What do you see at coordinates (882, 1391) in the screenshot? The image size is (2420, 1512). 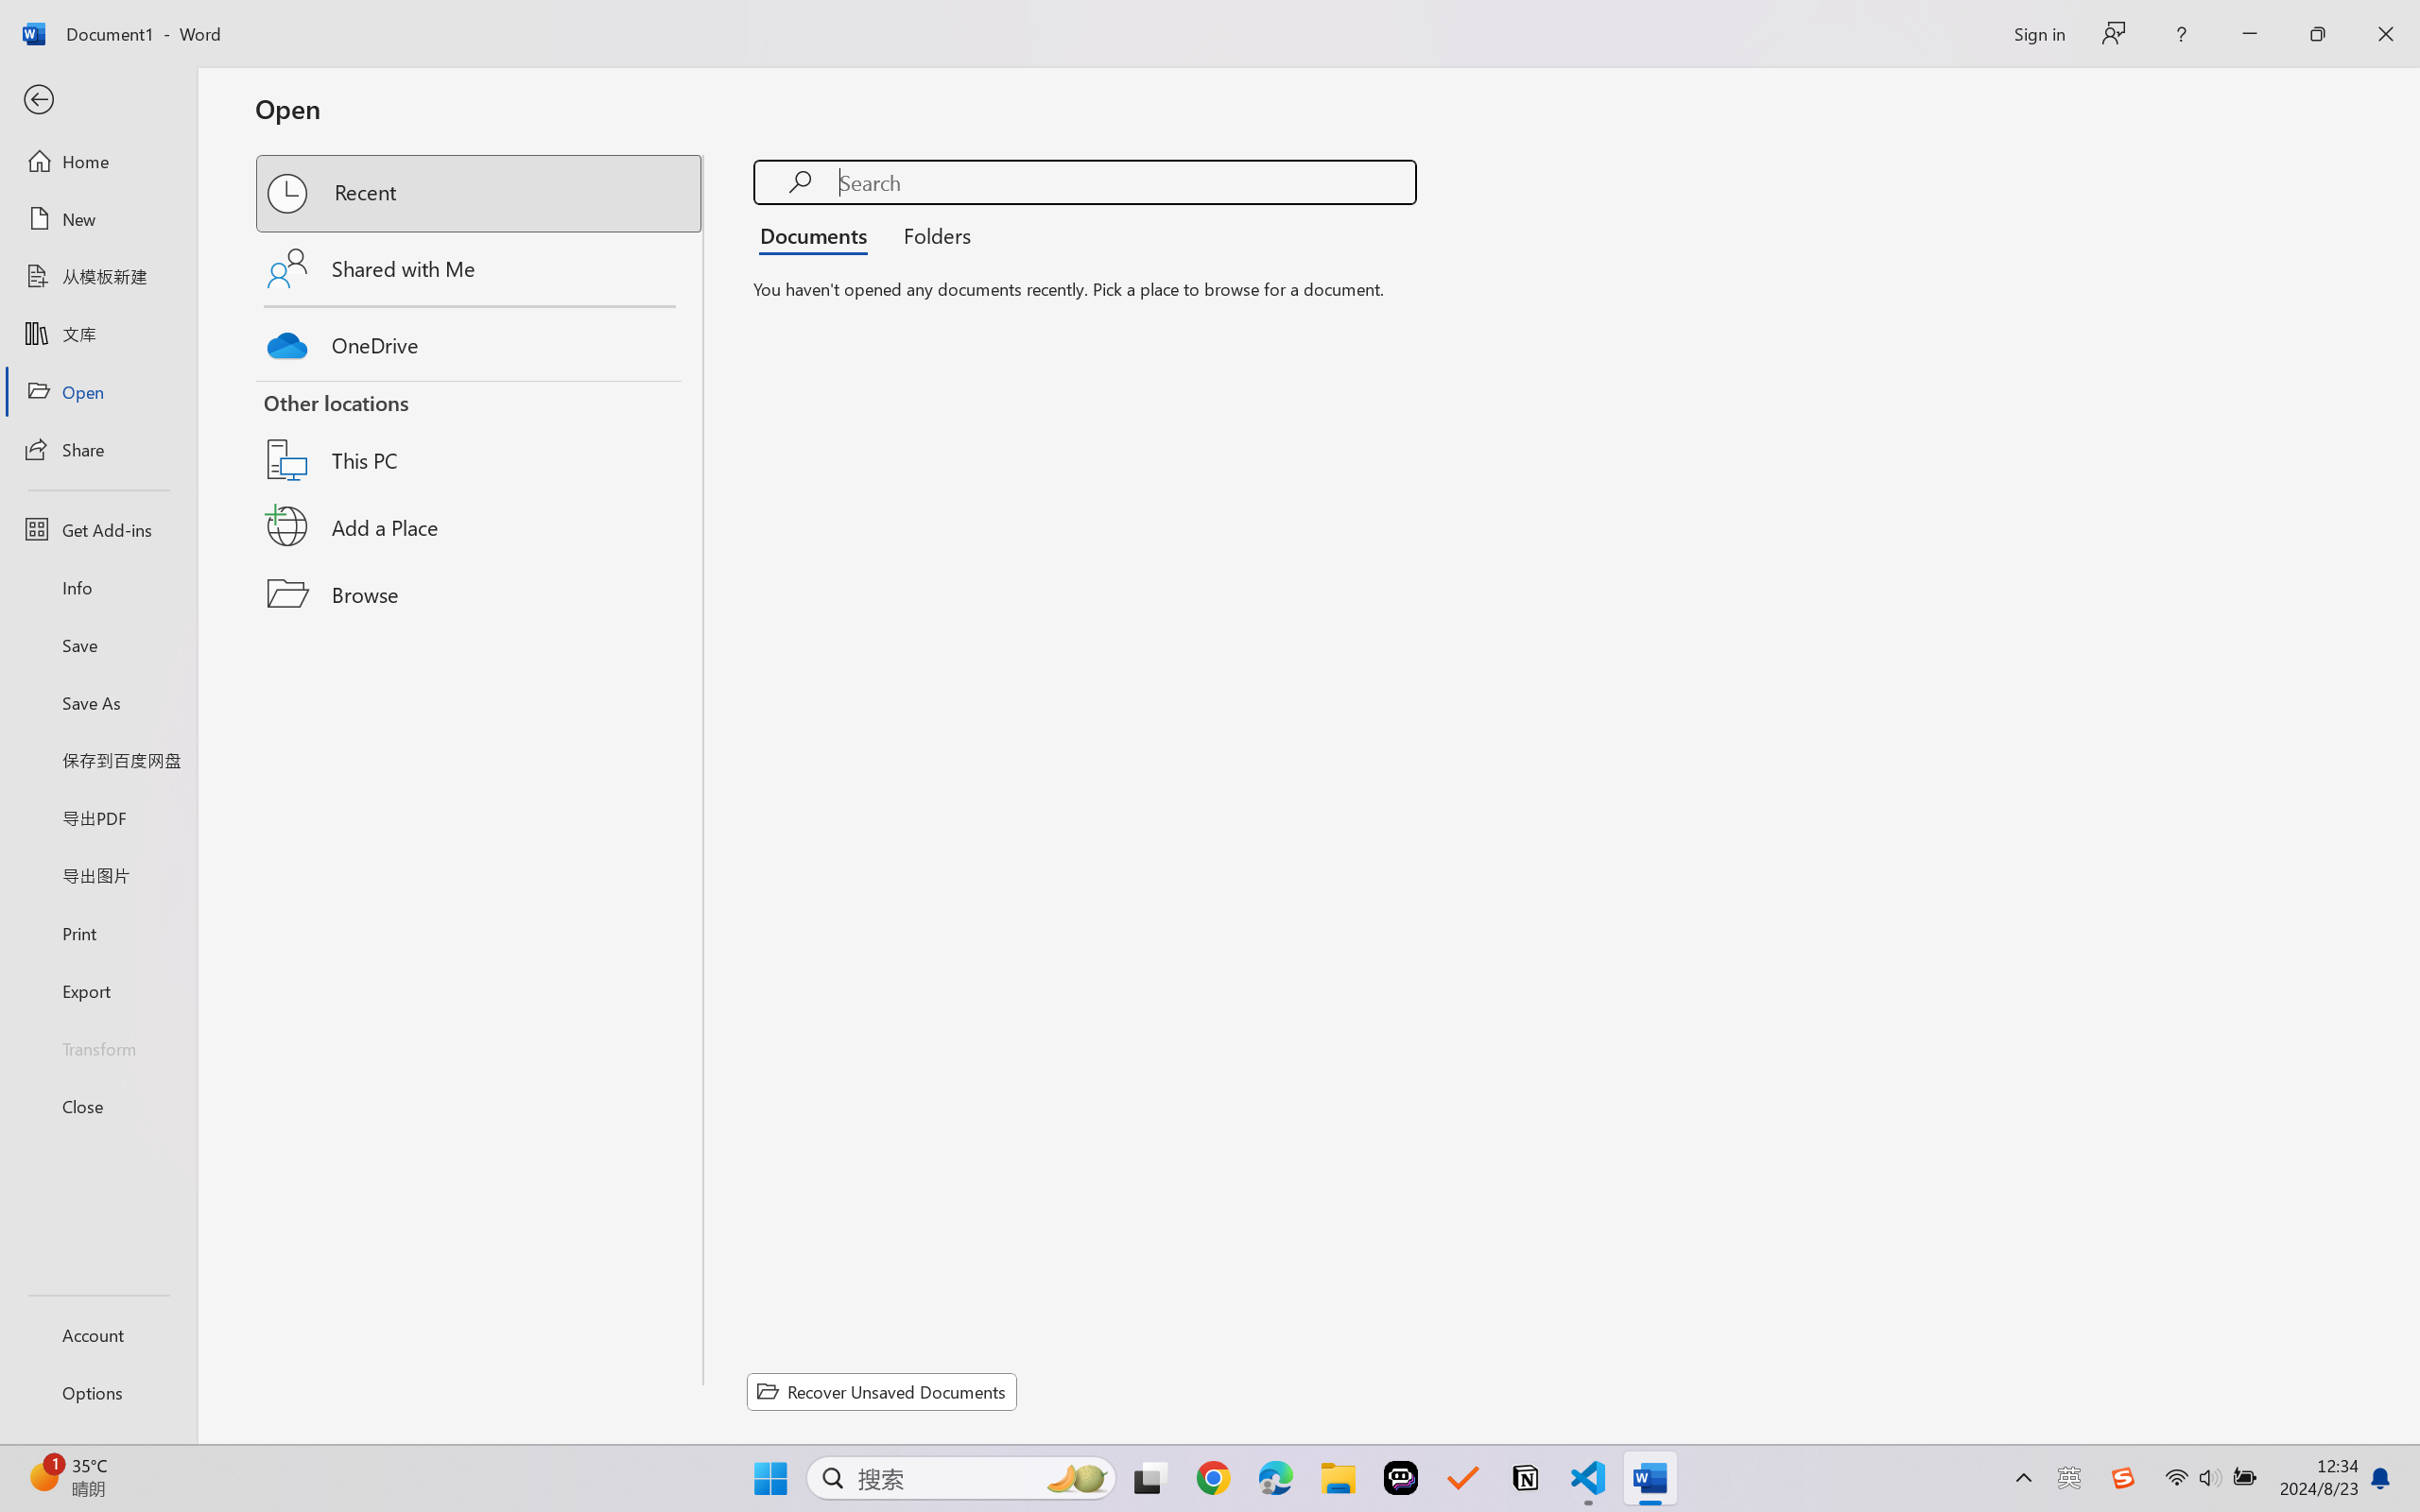 I see `'Recover Unsaved Documents'` at bounding box center [882, 1391].